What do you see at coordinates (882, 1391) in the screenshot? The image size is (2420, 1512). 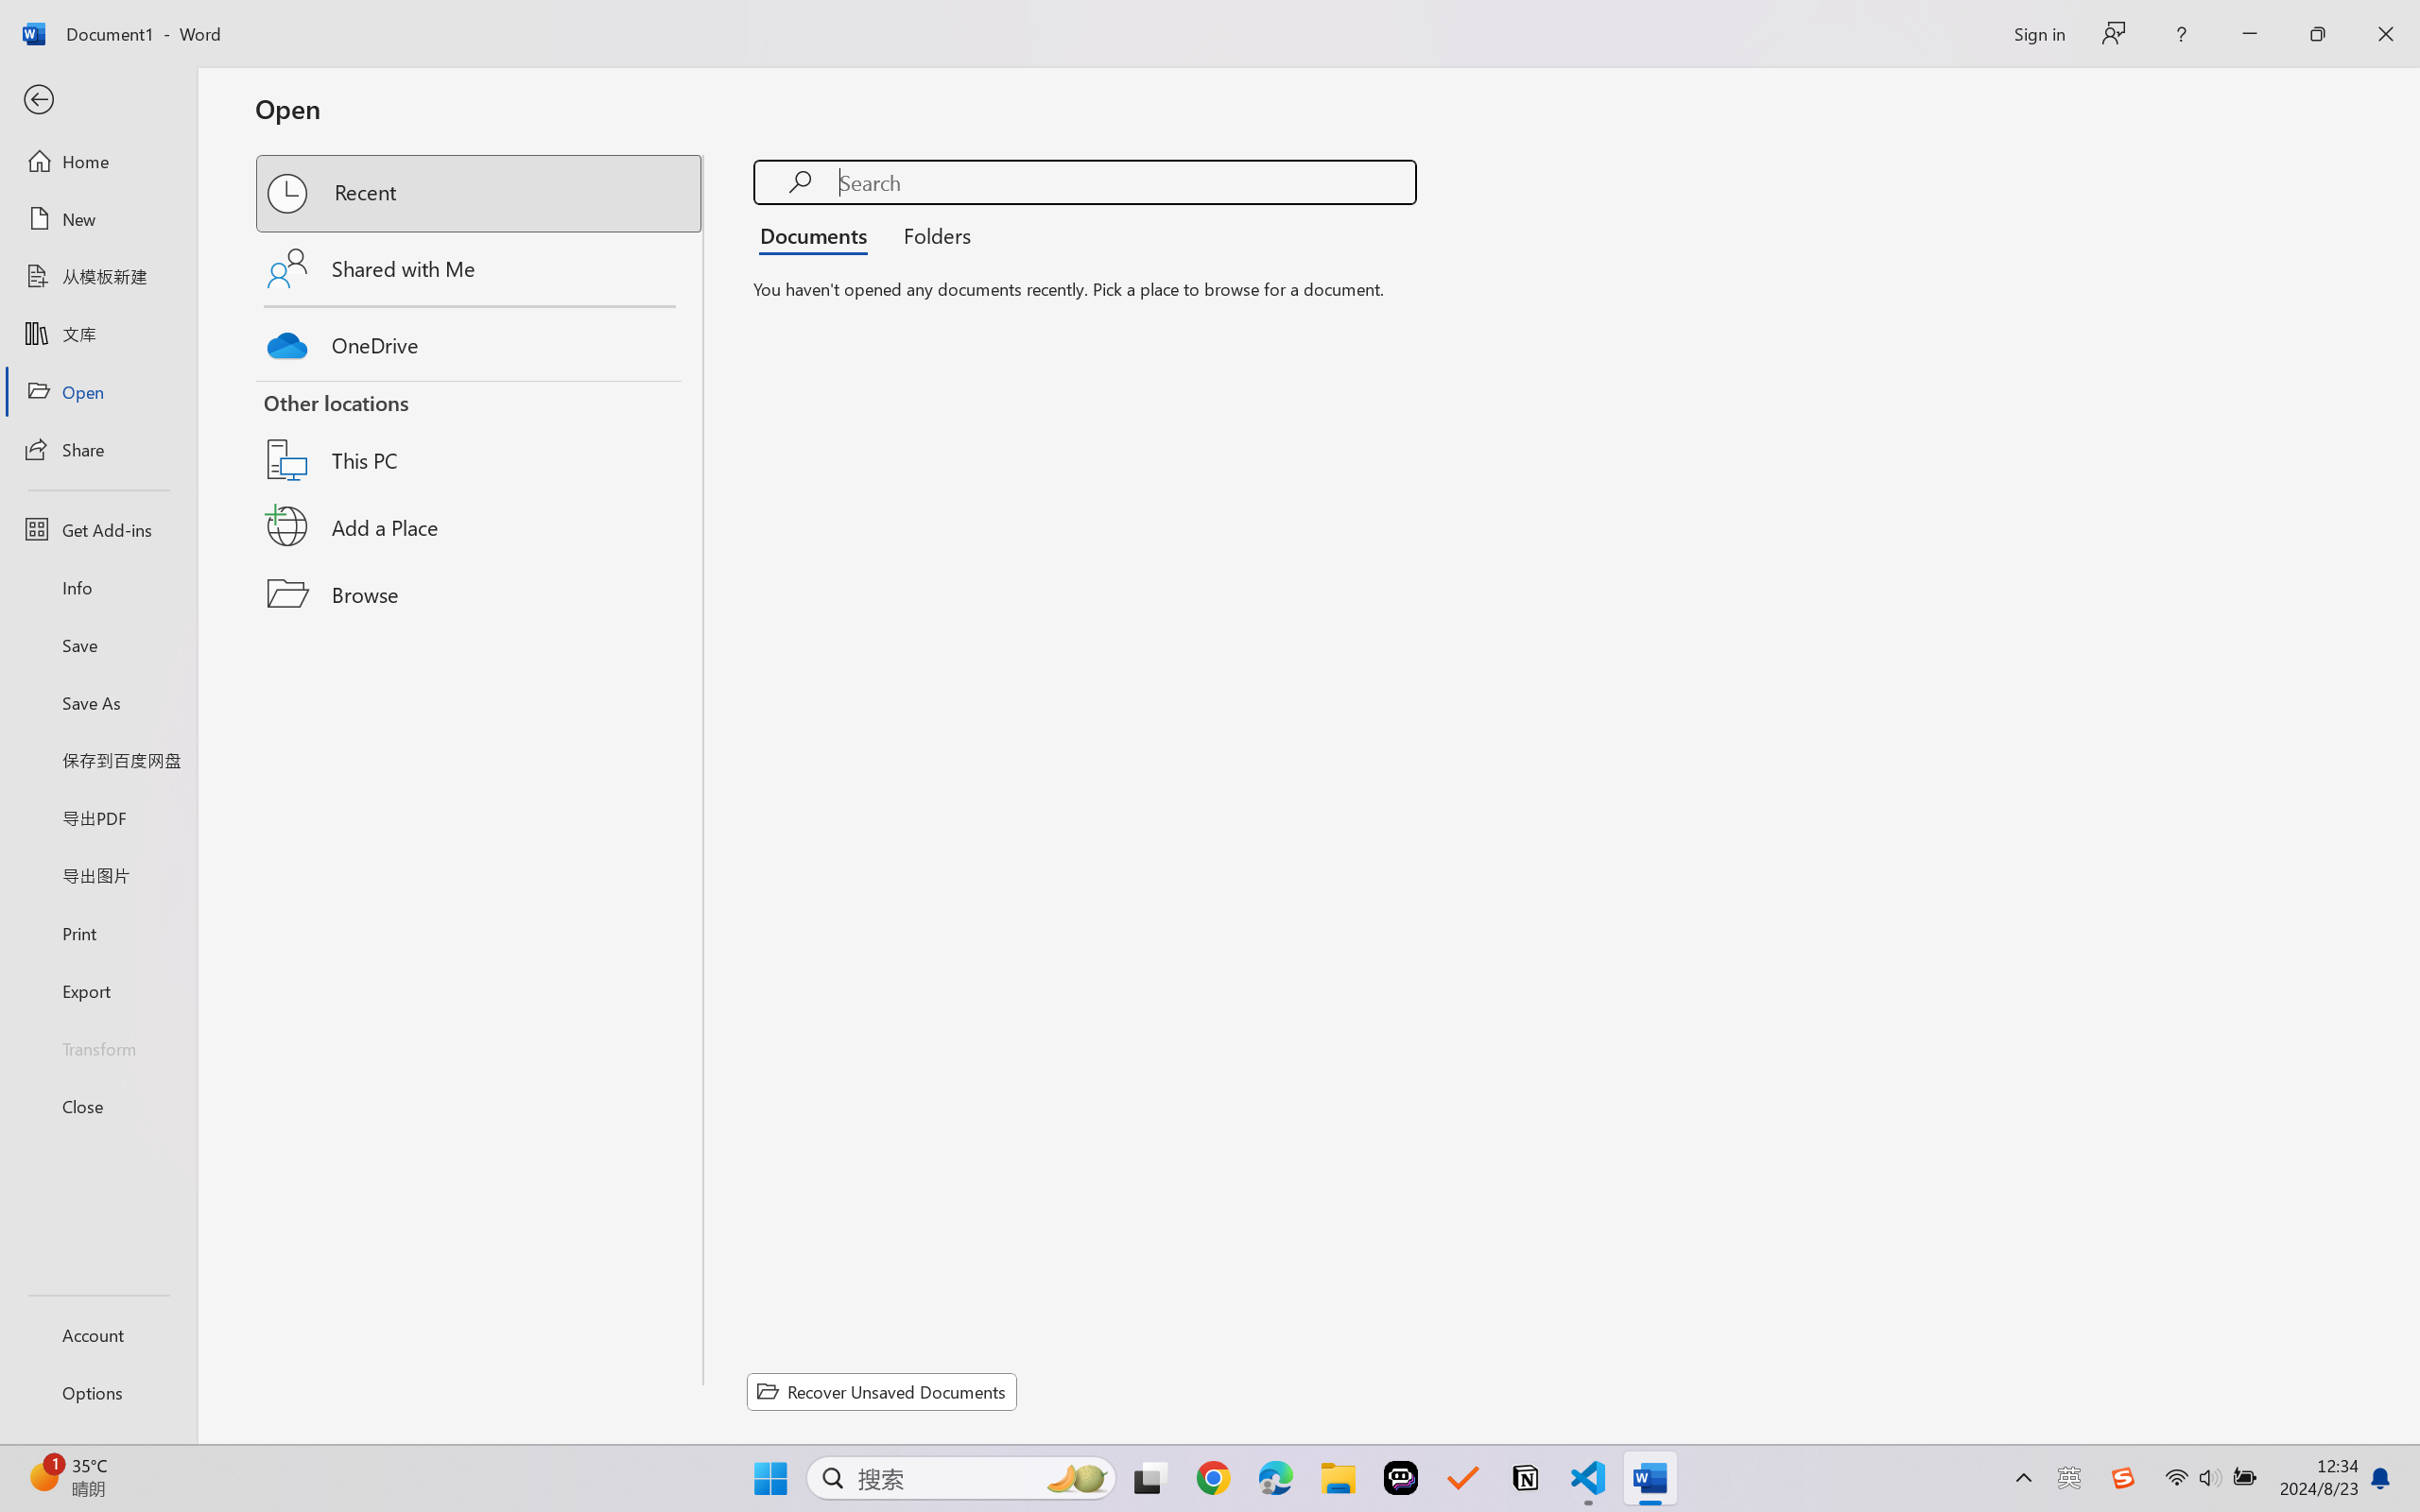 I see `'Recover Unsaved Documents'` at bounding box center [882, 1391].